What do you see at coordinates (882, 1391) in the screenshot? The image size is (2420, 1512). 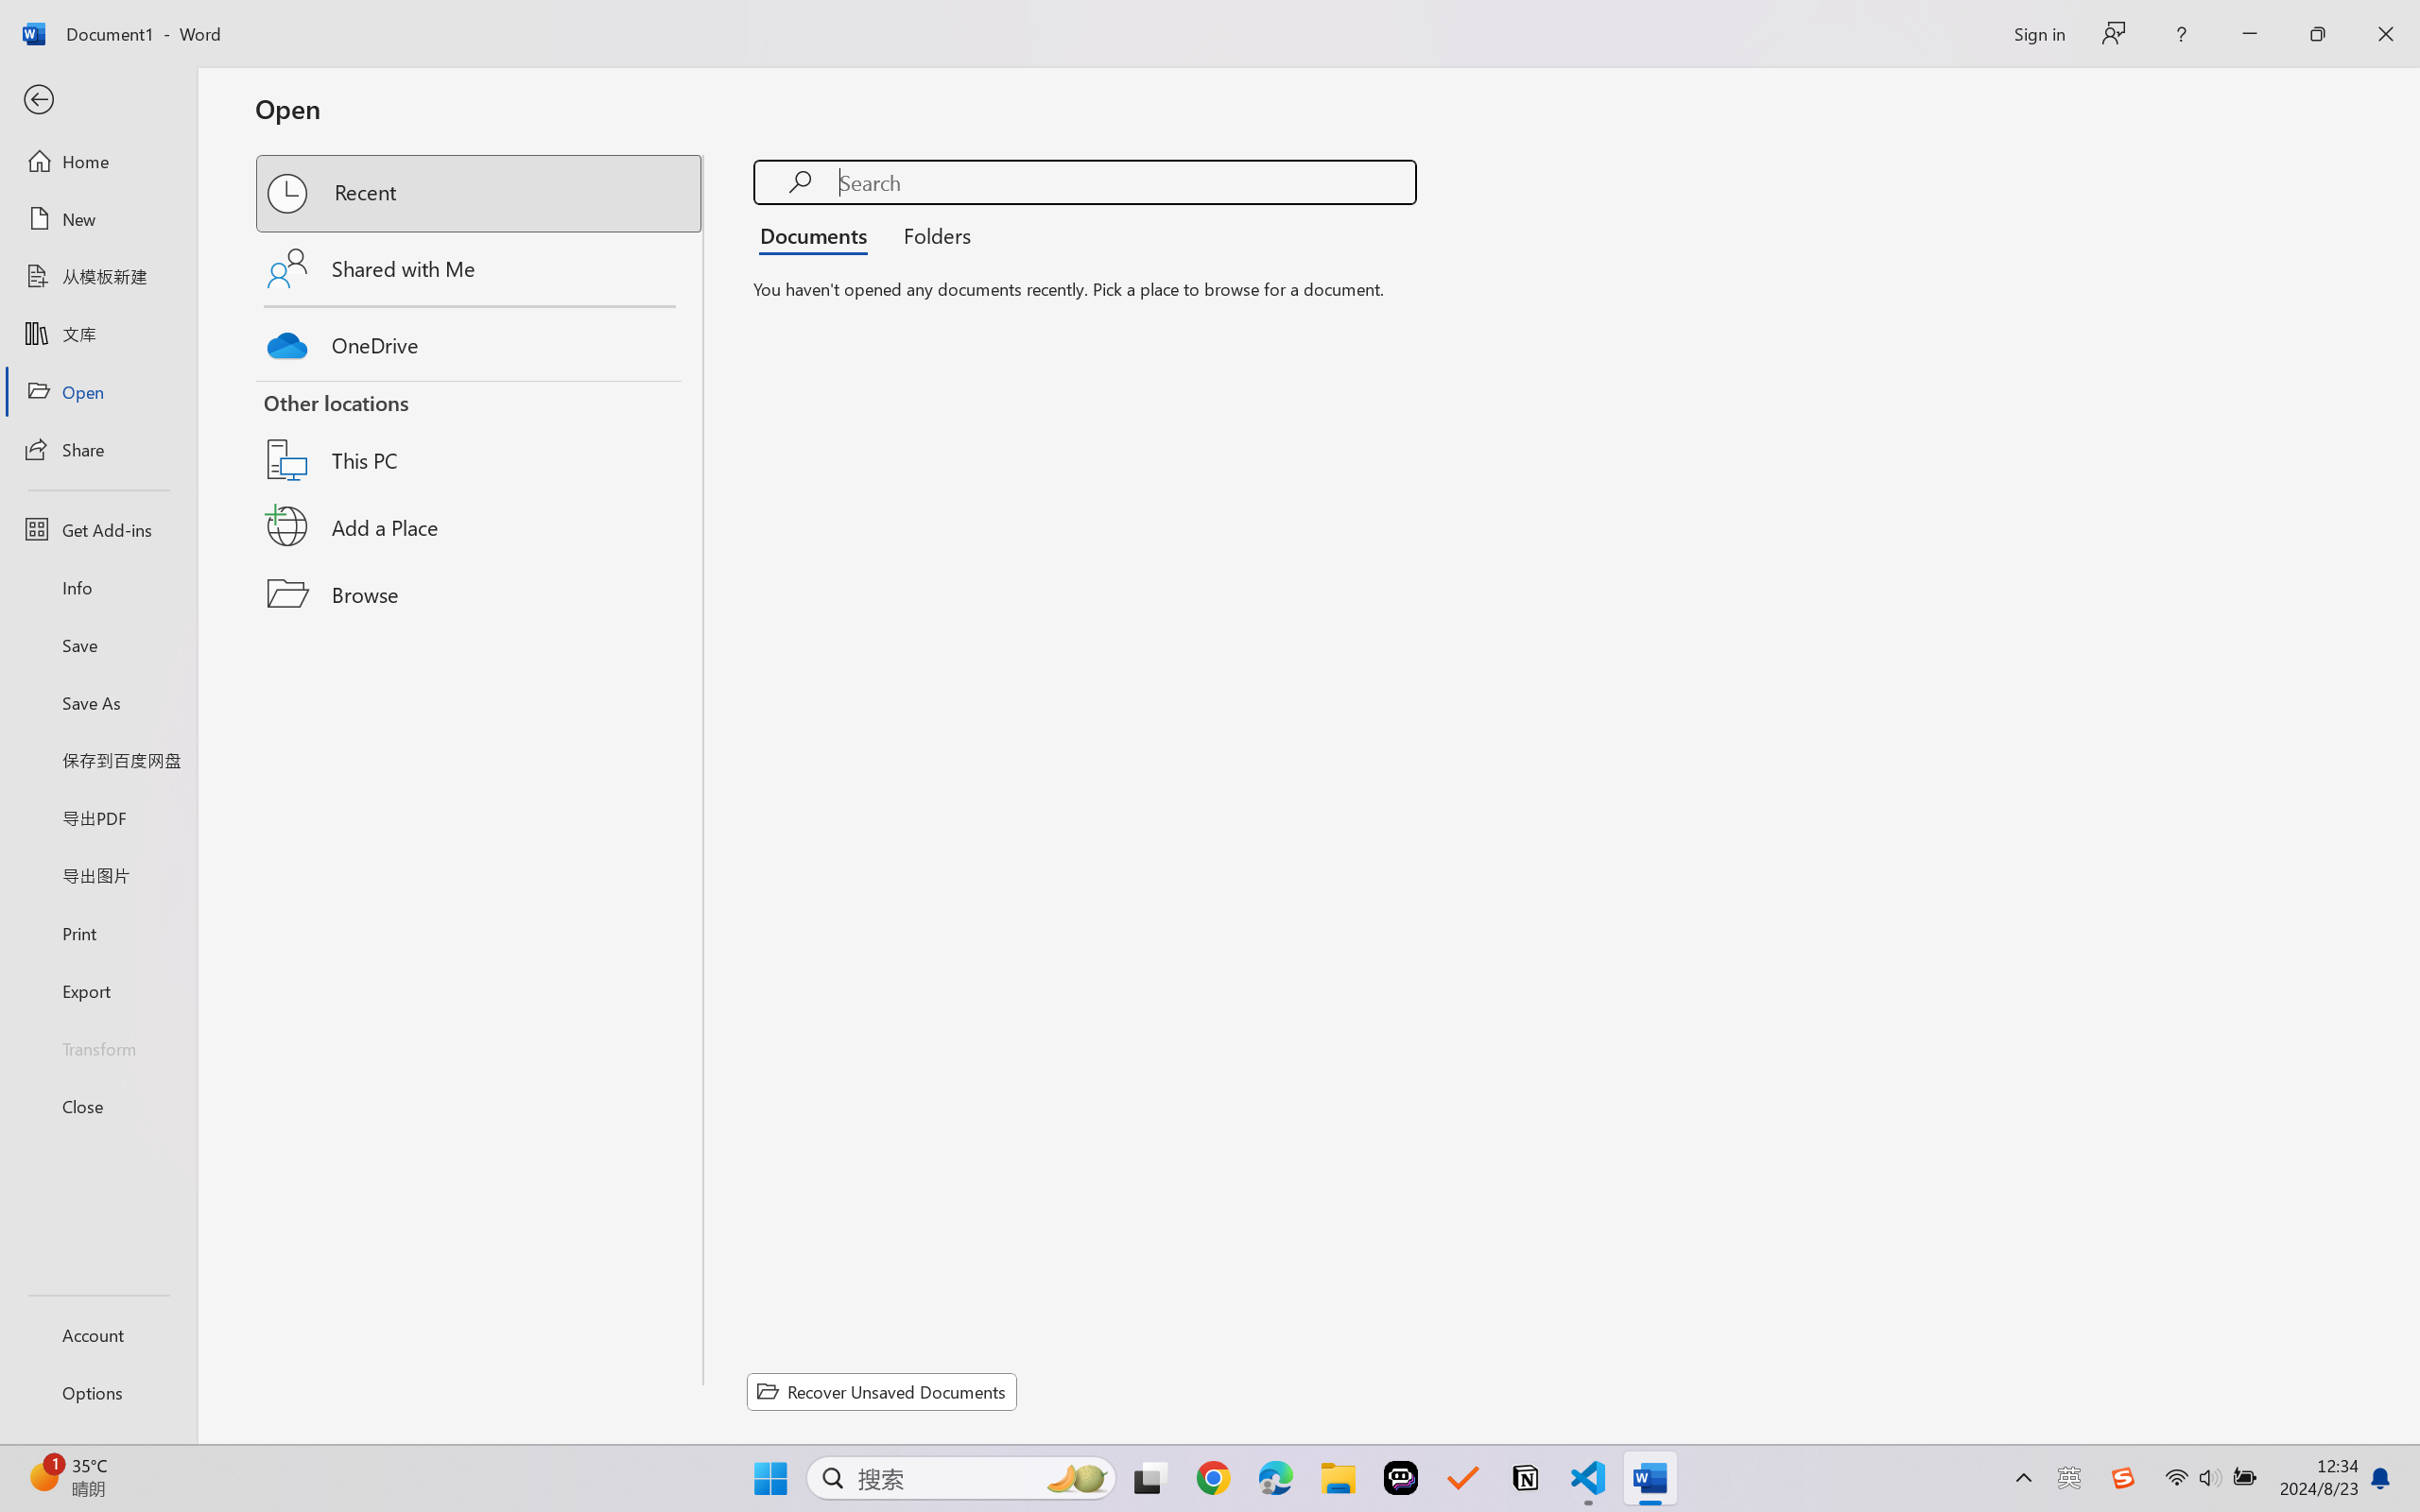 I see `'Recover Unsaved Documents'` at bounding box center [882, 1391].